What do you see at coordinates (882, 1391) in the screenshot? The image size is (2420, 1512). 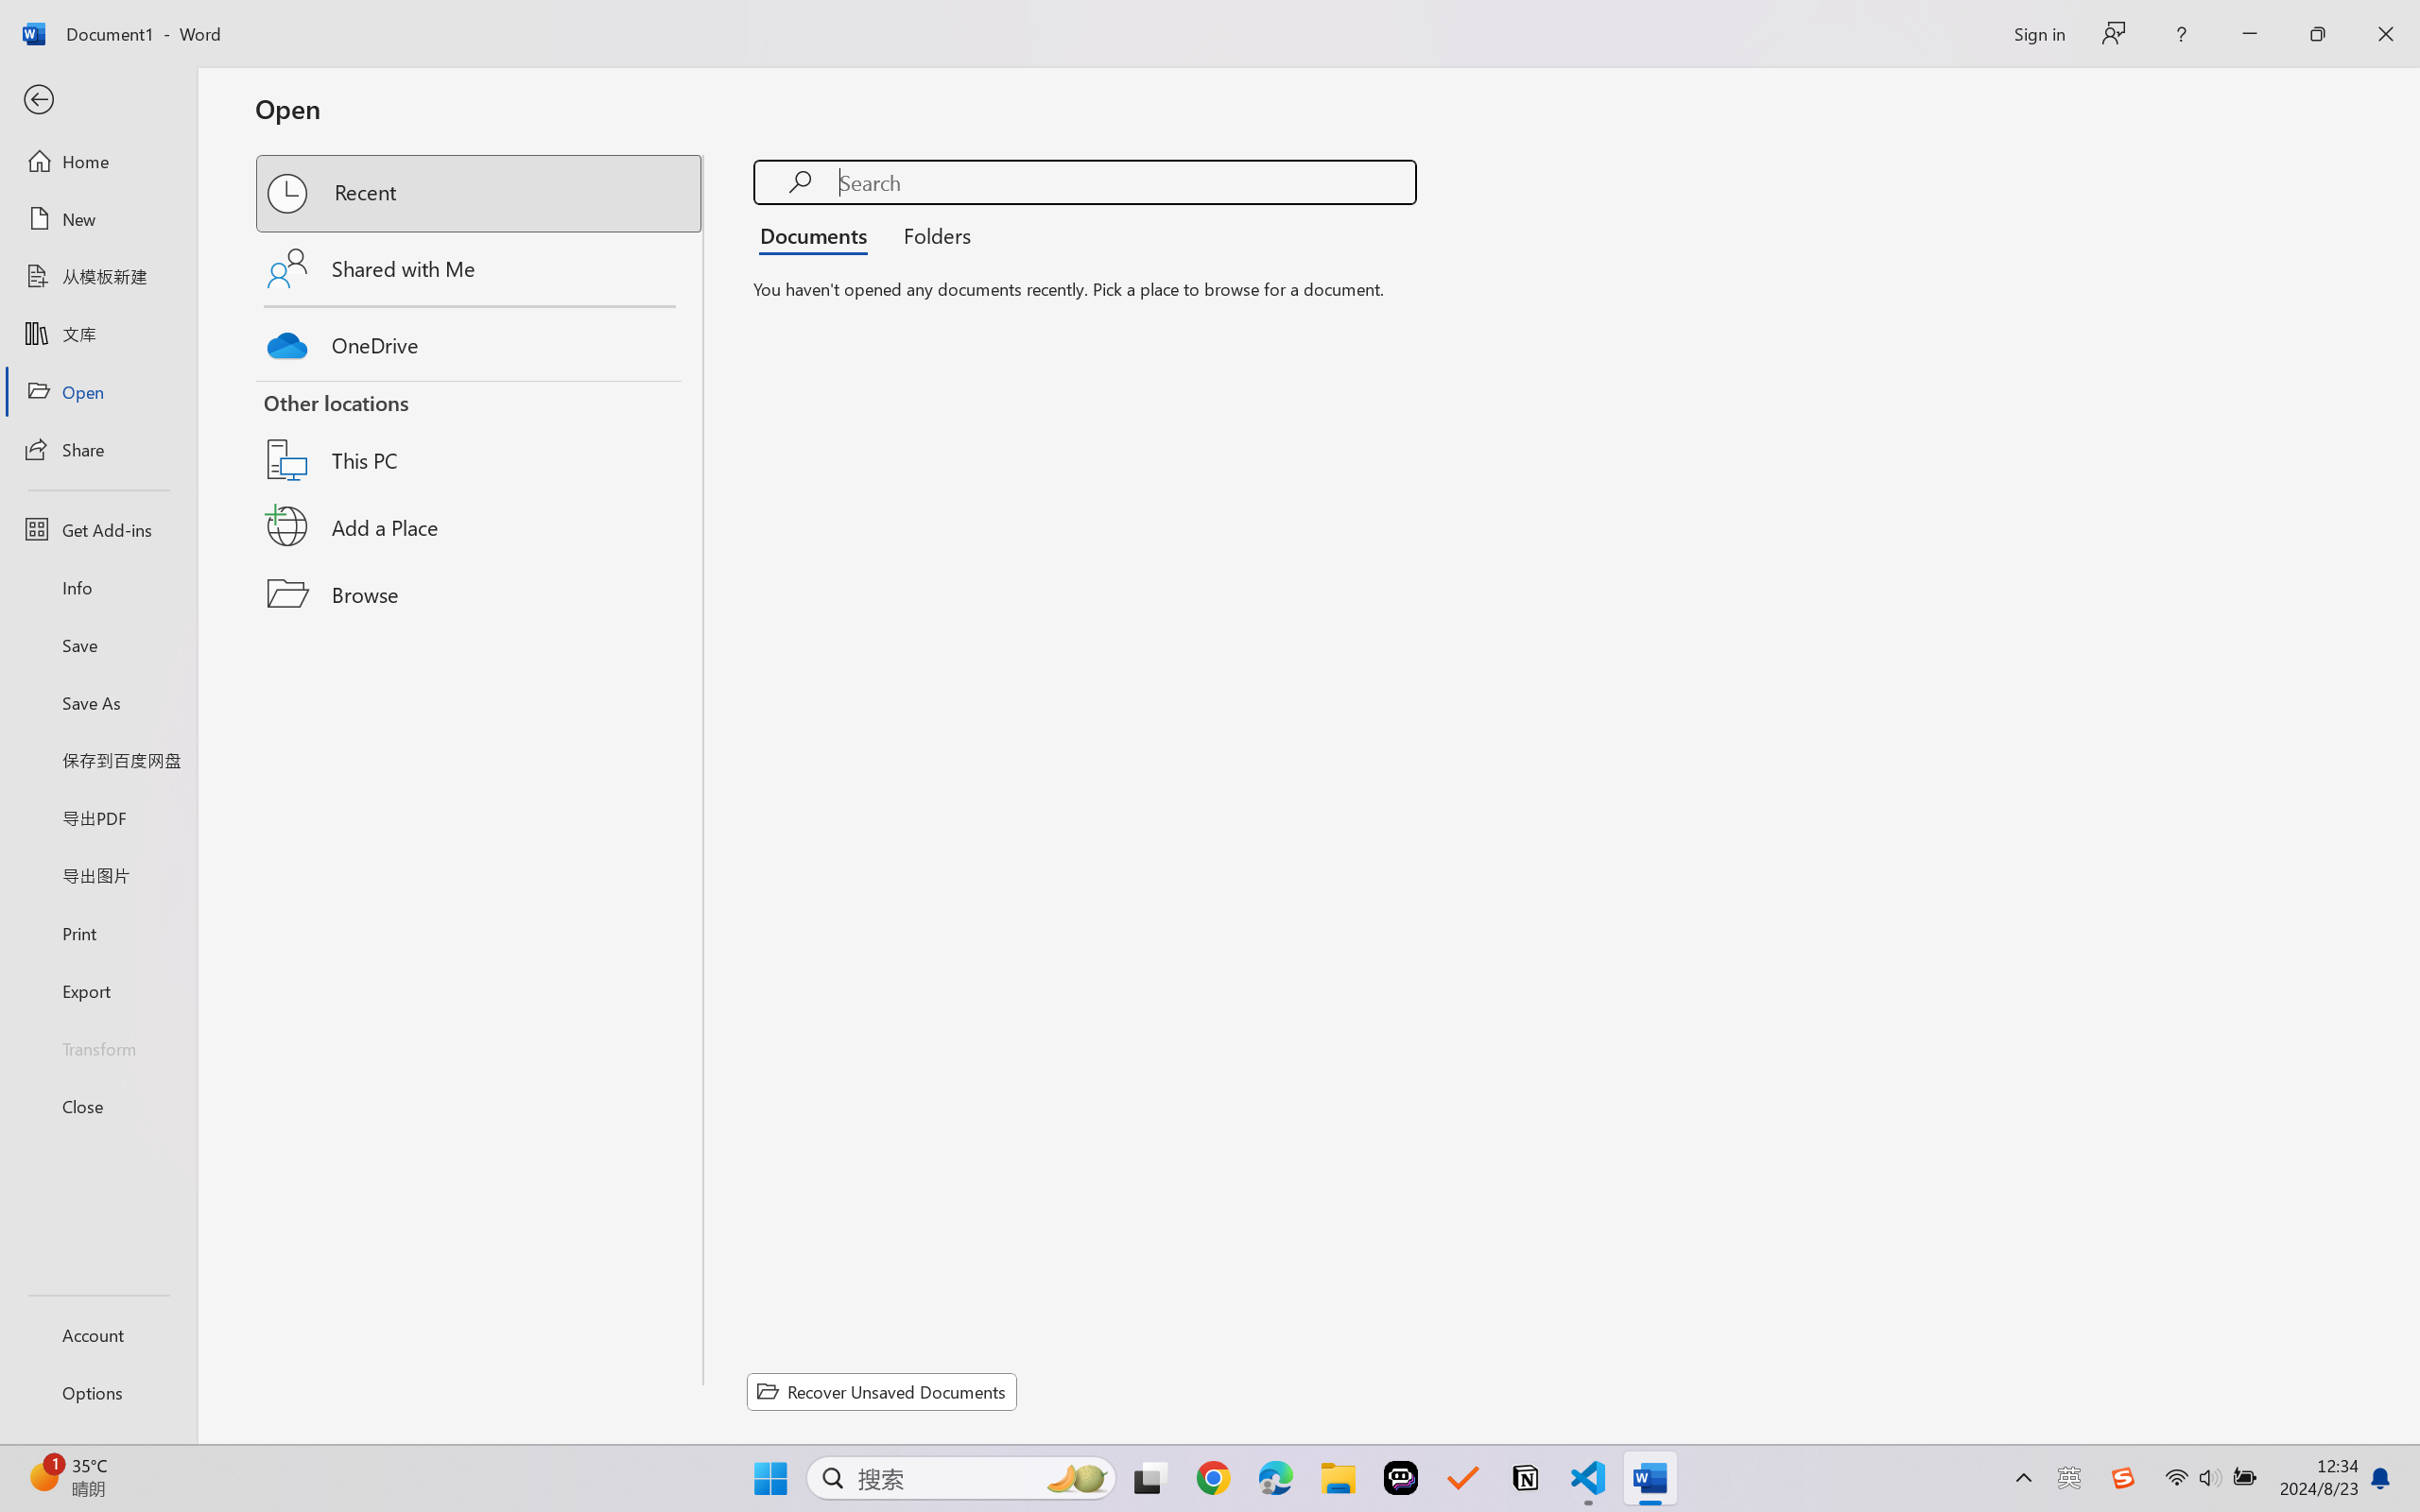 I see `'Recover Unsaved Documents'` at bounding box center [882, 1391].